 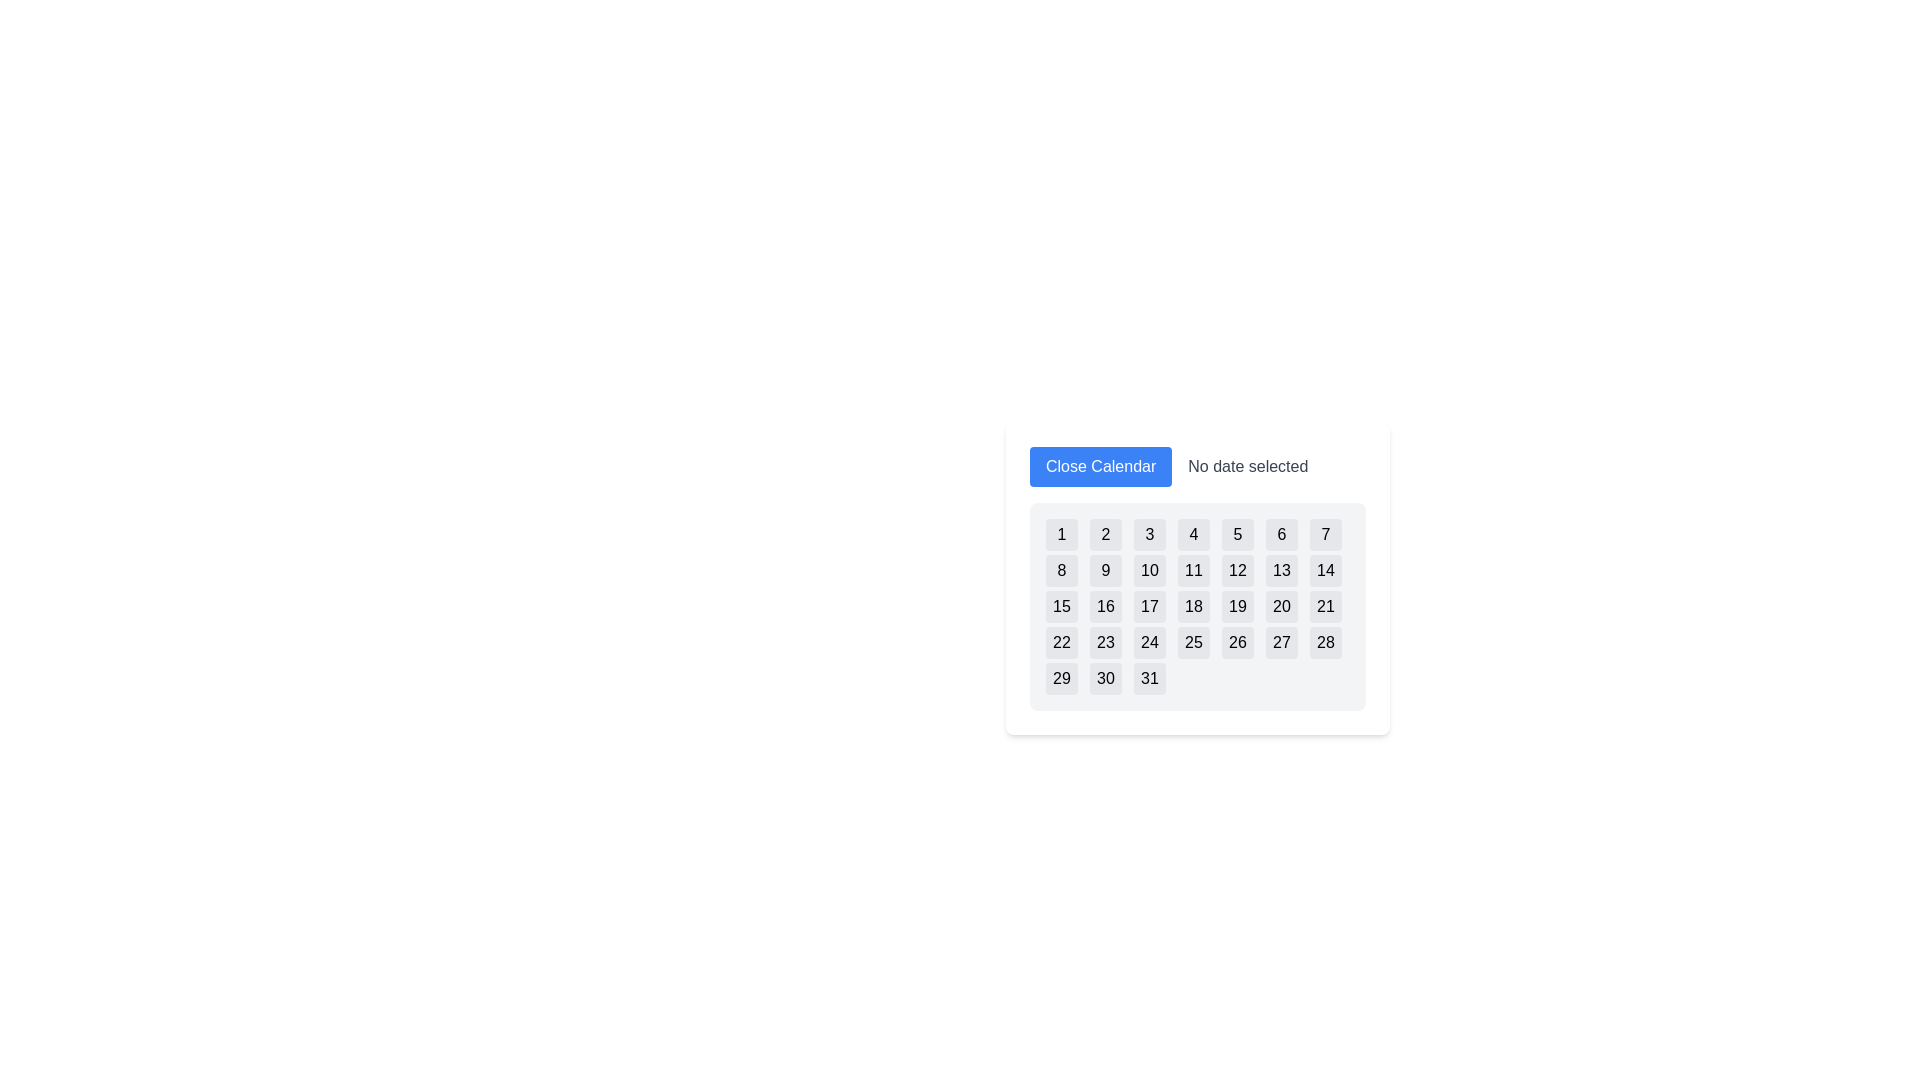 What do you see at coordinates (1150, 677) in the screenshot?
I see `the button representing the 31st day in the calendar interface` at bounding box center [1150, 677].